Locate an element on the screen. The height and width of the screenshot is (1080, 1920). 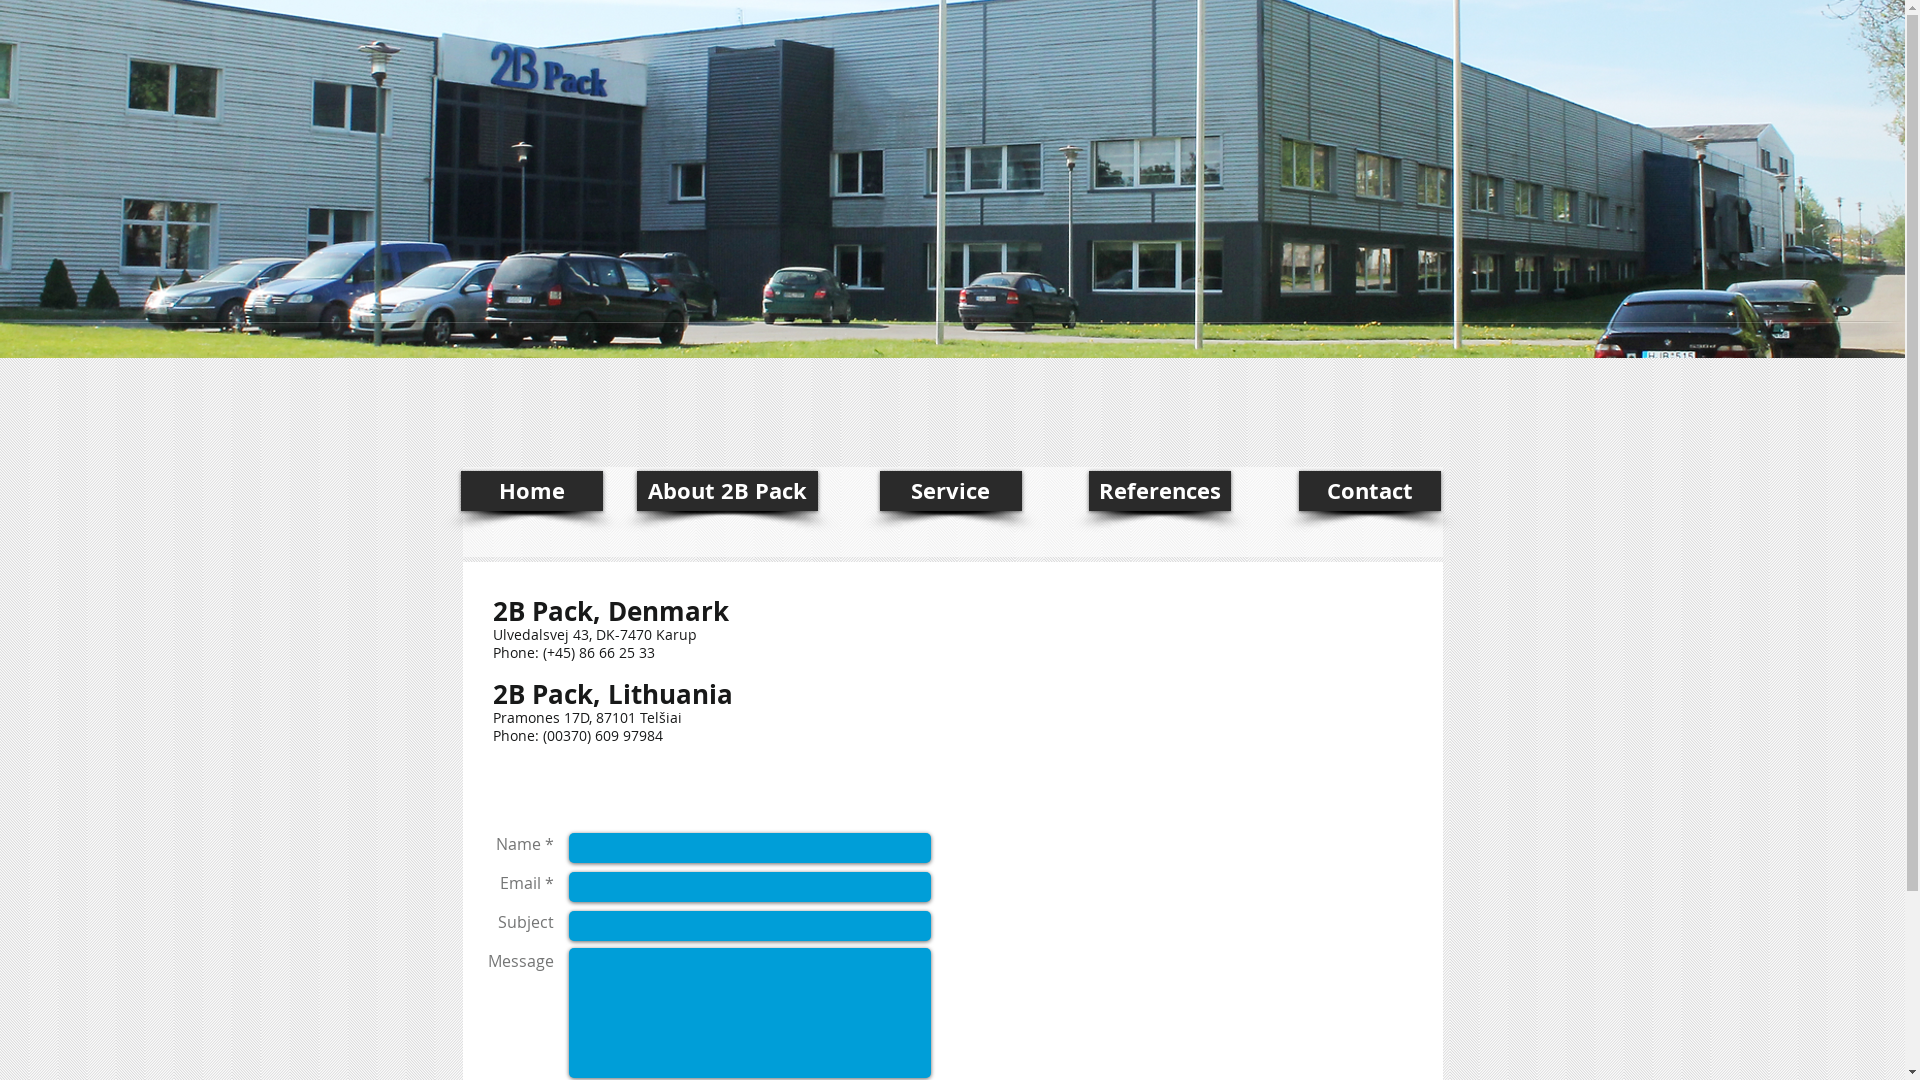
'Service' is located at coordinates (949, 490).